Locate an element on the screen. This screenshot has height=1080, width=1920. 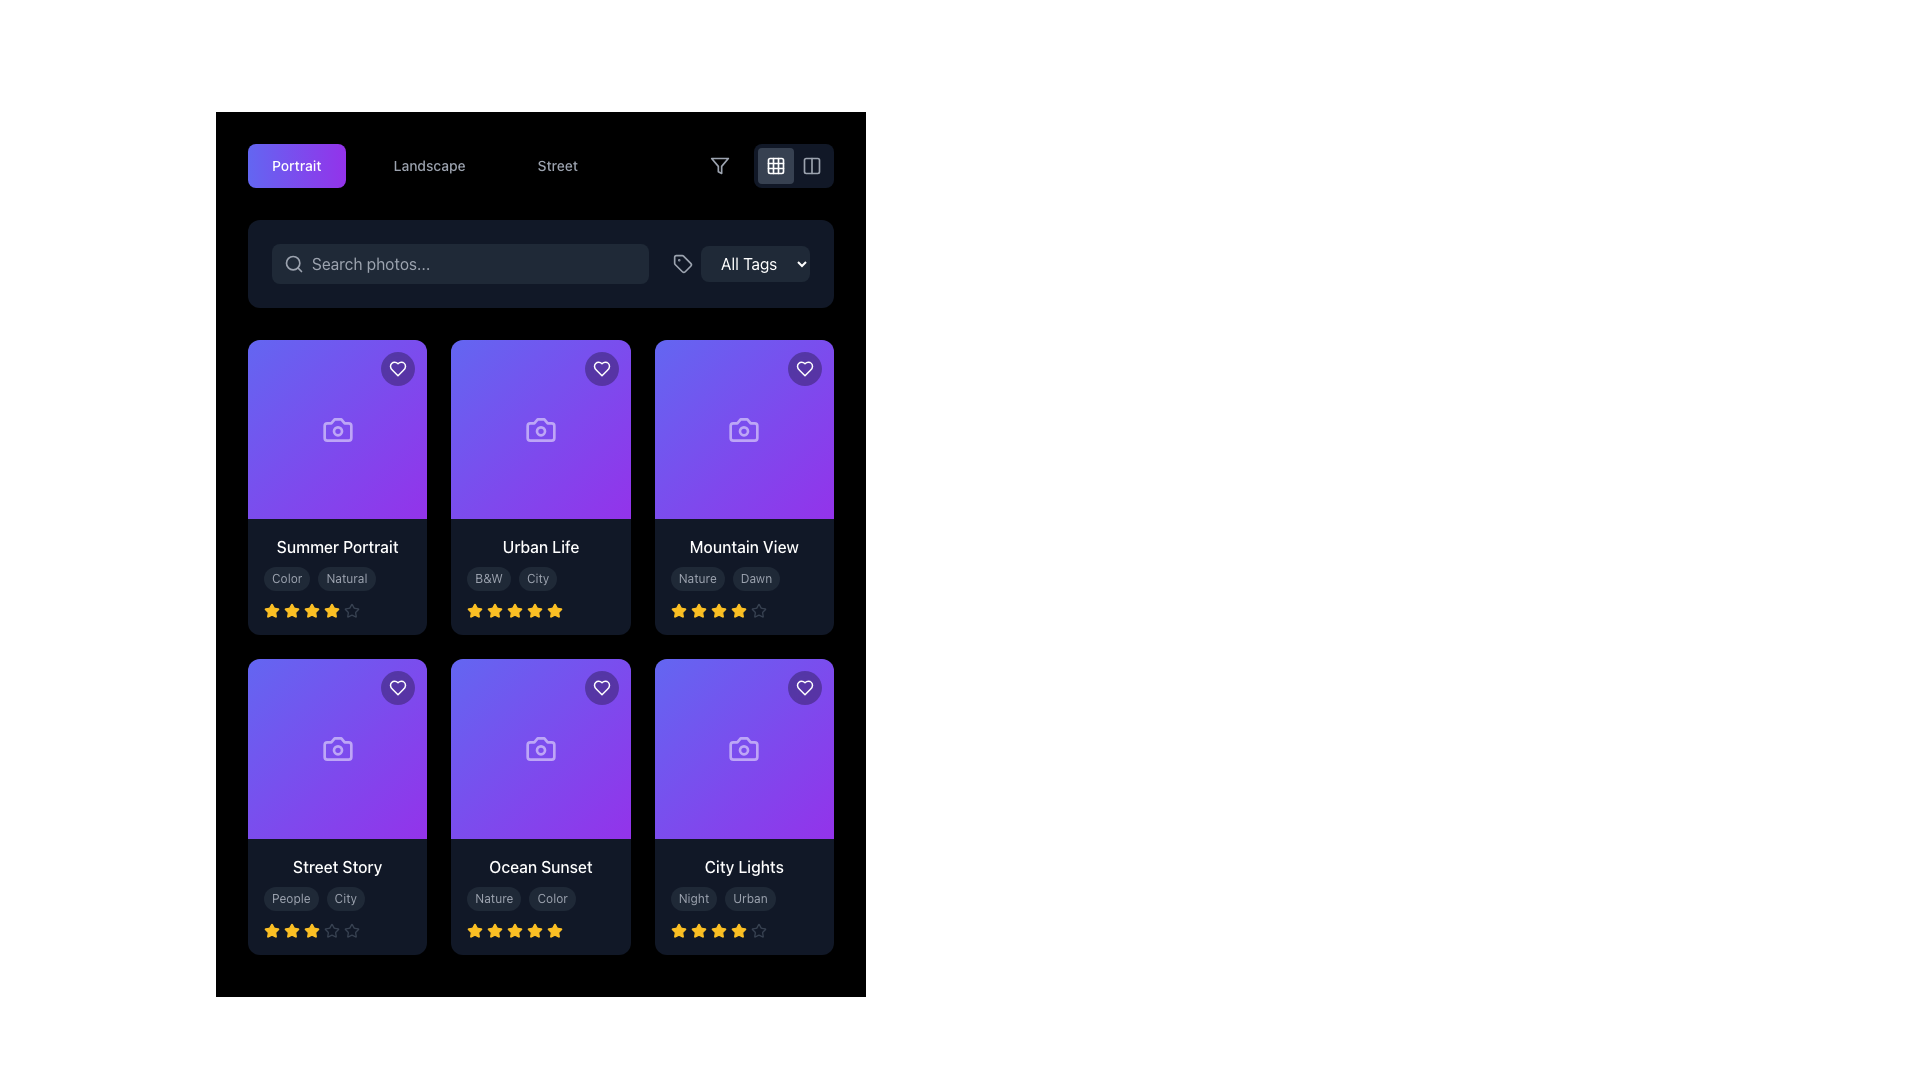
displayed tags 'Night' and 'Urban' from the card-like component with a gradient-colored background located in the bottom-right corner of the grid layout is located at coordinates (743, 805).